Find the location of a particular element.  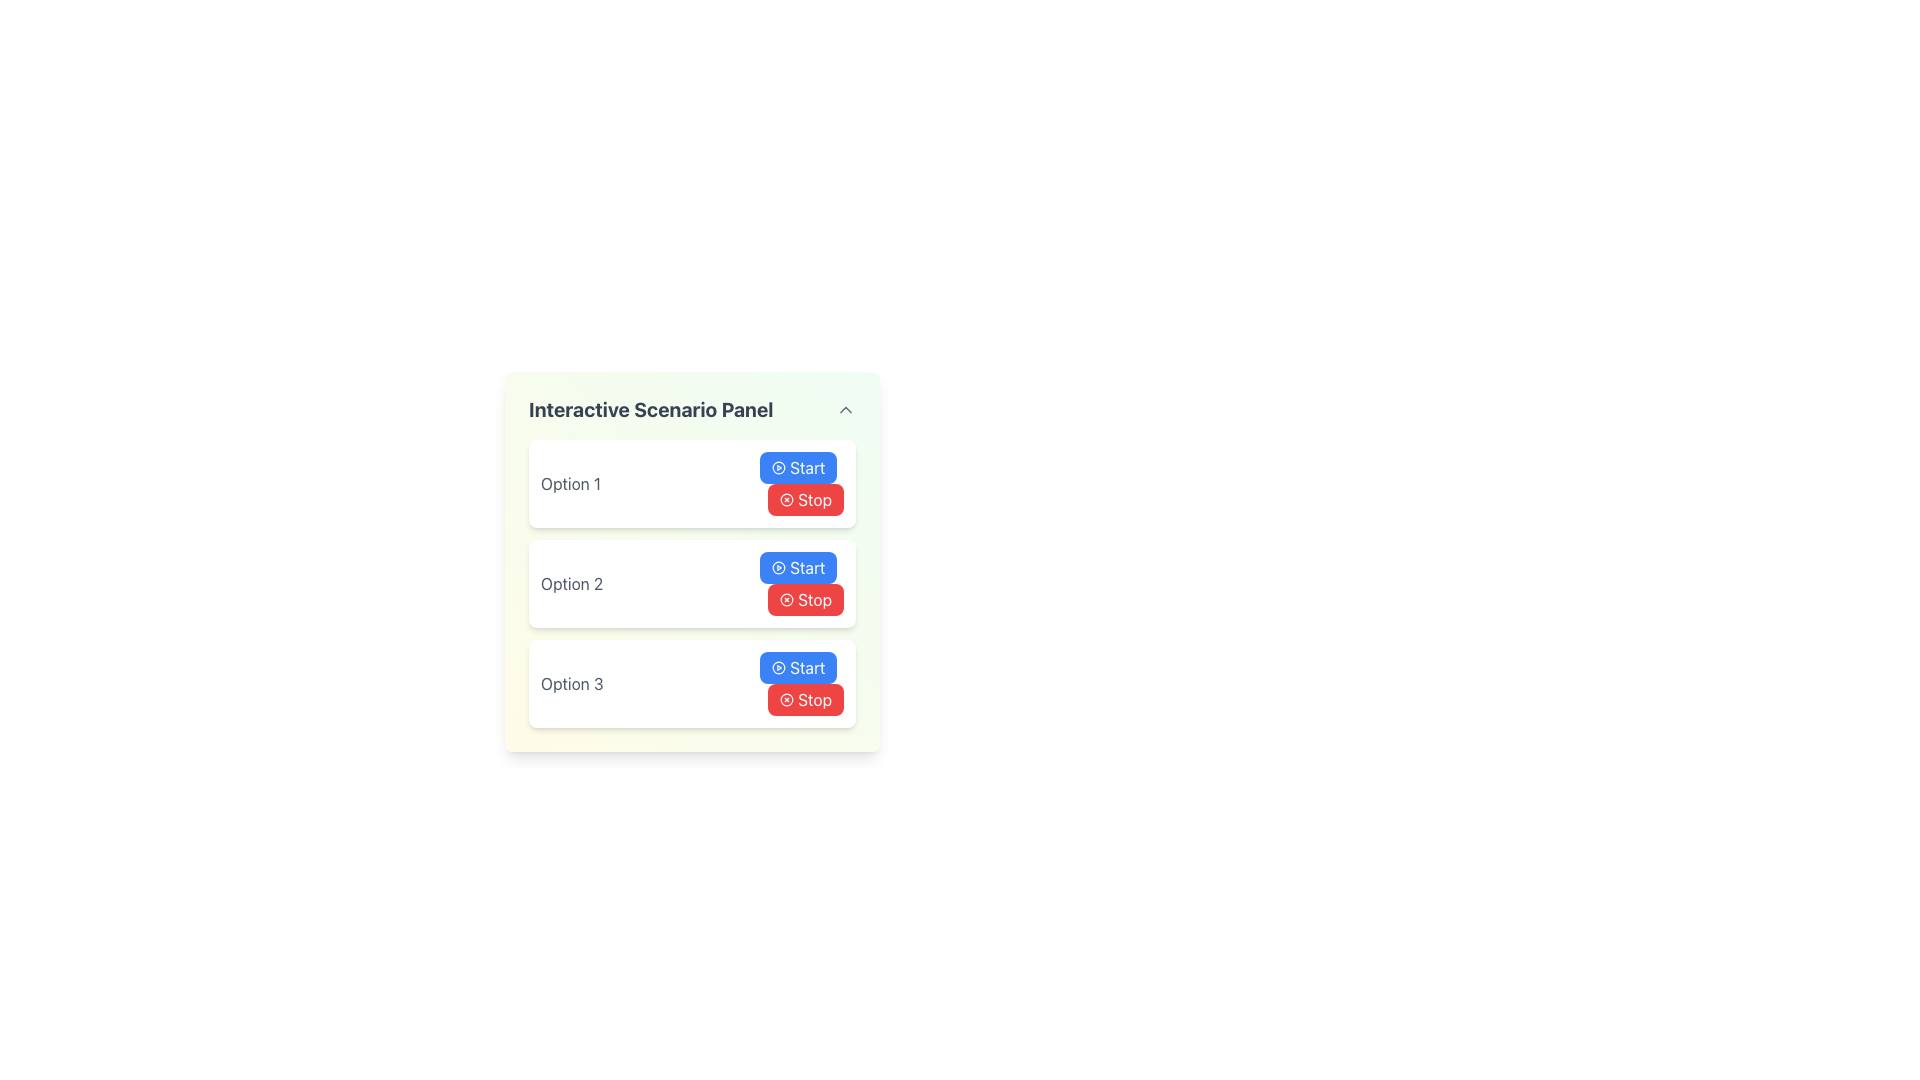

the upward-pointing chevron button located in the top-right corner of the 'Interactive Scenario Panel' header to change its color is located at coordinates (845, 408).